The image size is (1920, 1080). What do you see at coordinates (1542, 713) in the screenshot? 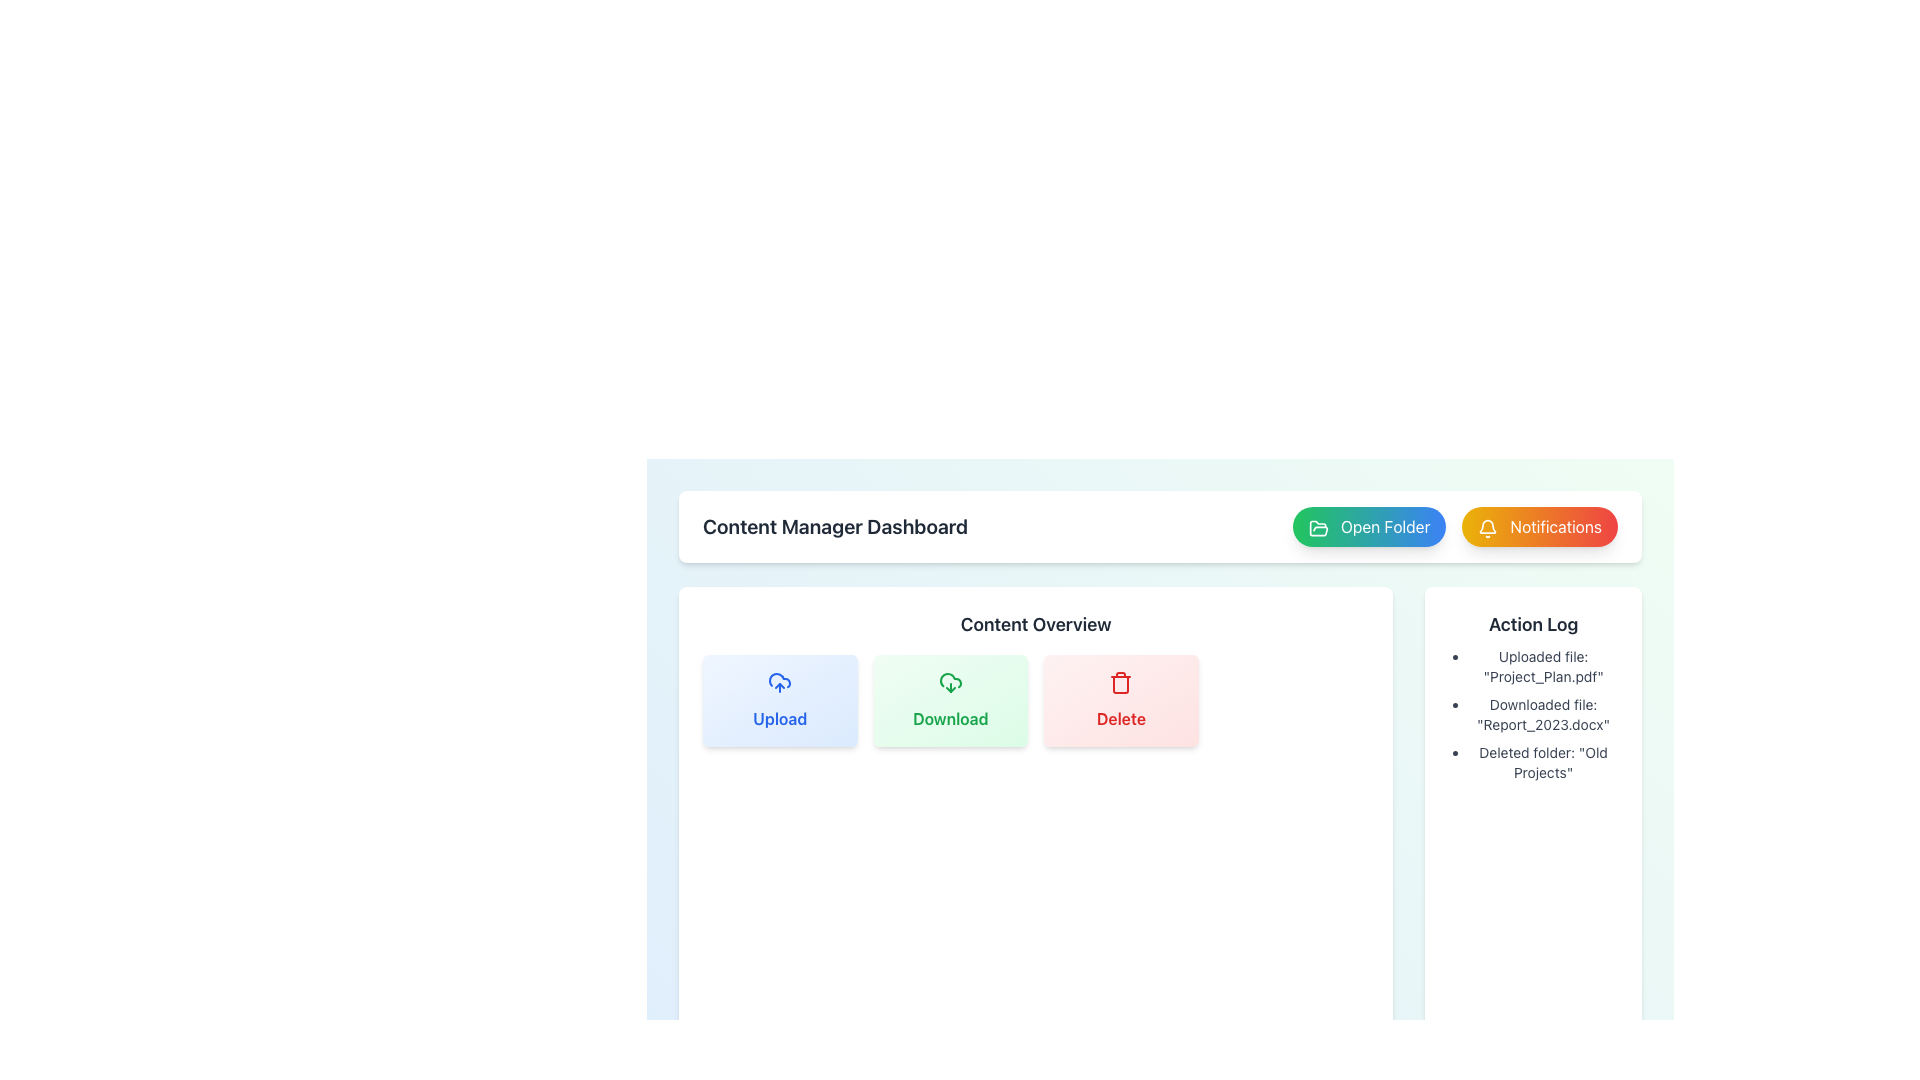
I see `the text label that indicates the downloaded file "Report_2023.docx" located in the Action Log section, positioned between the entries for "Uploaded file: \"Project_Plan.pdf\"" and "Deleted folder: \"Old Projects\""` at bounding box center [1542, 713].